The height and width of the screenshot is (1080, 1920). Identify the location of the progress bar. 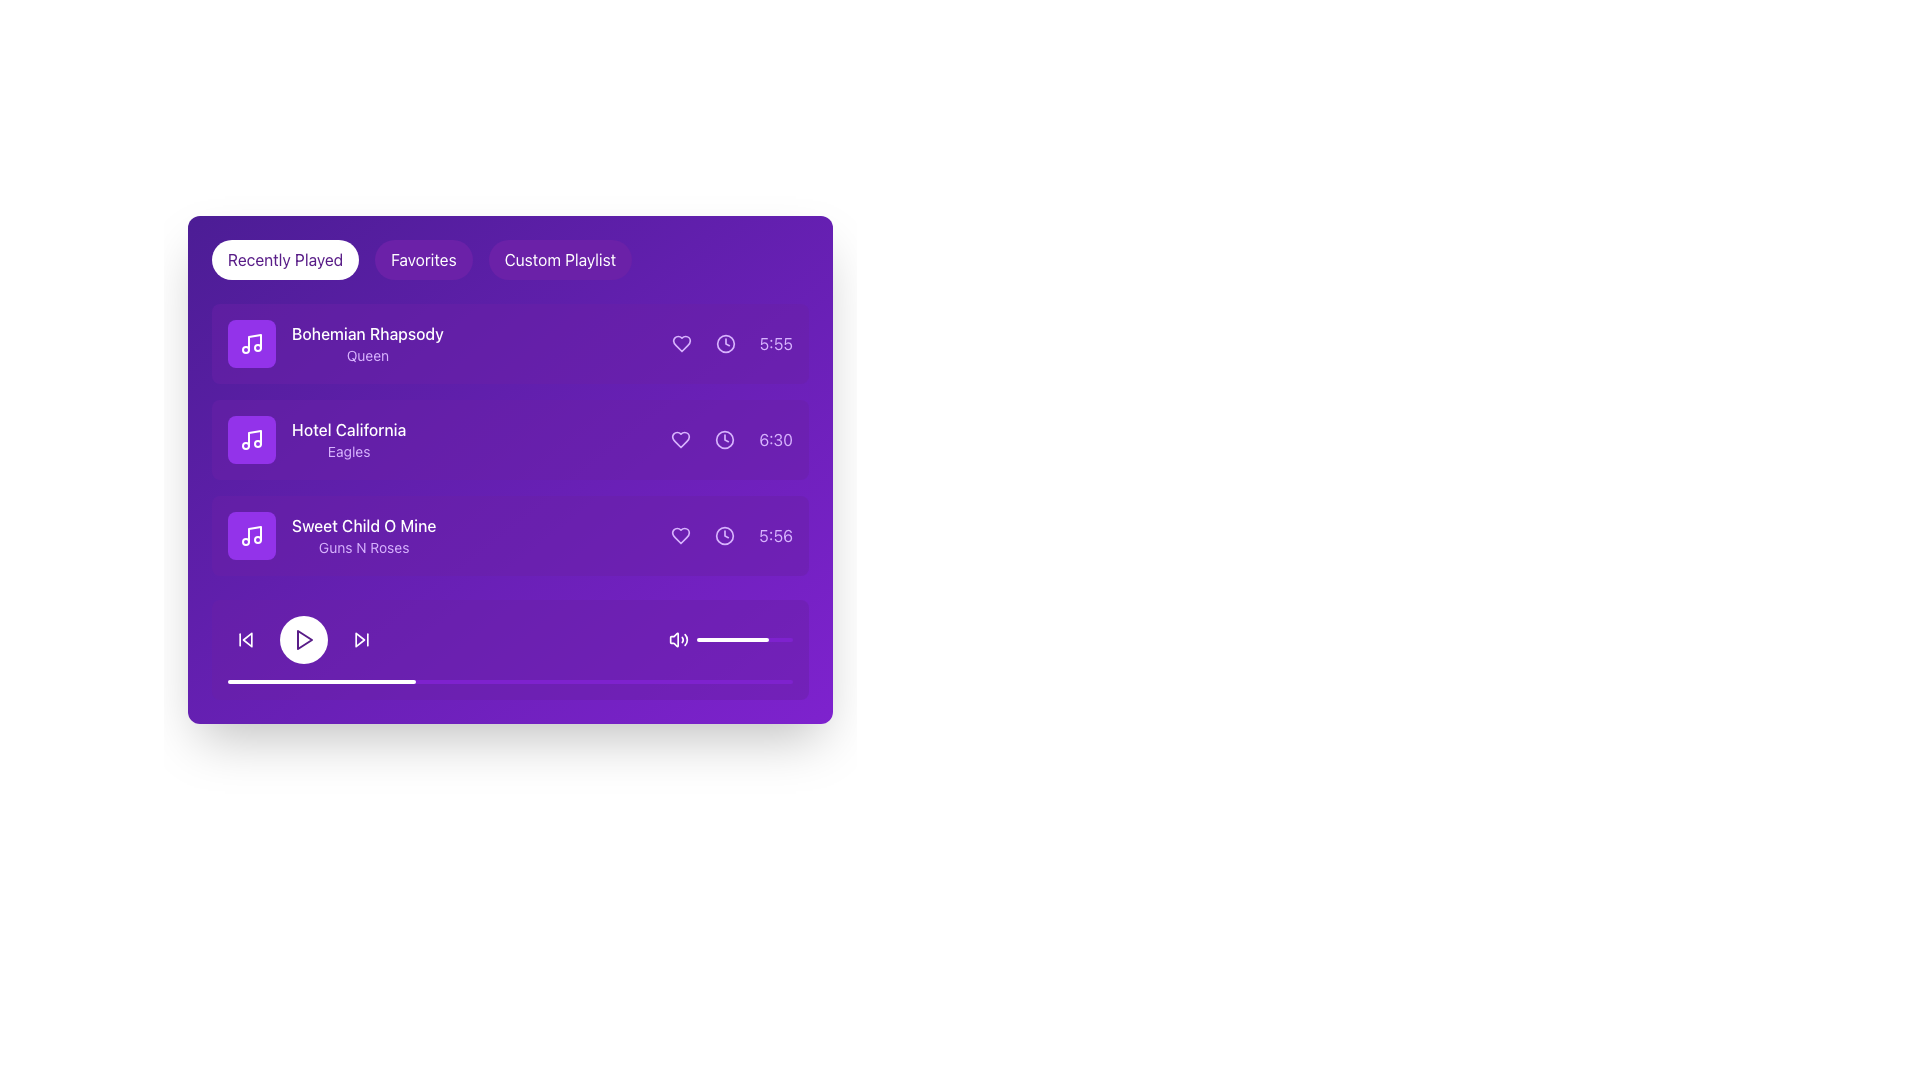
(516, 681).